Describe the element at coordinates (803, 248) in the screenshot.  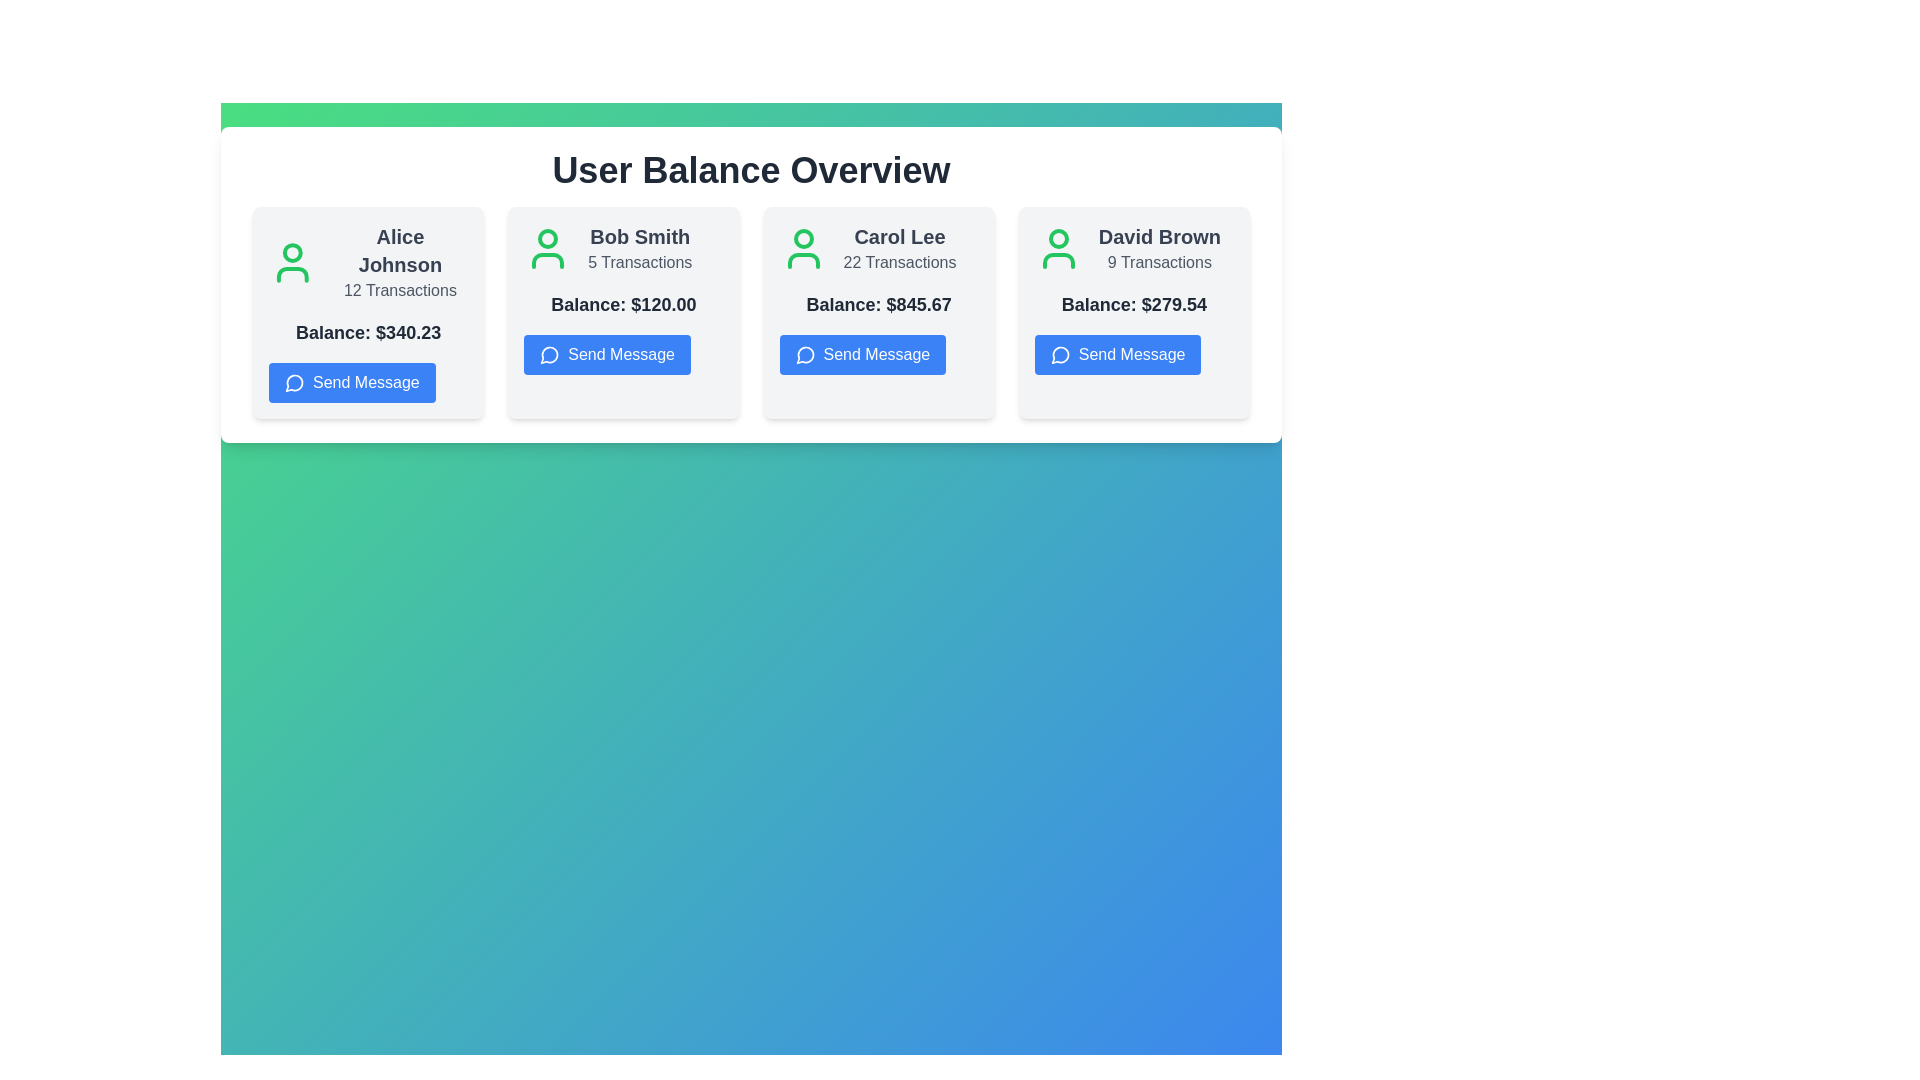
I see `the icon representing the user 'Carol Lee', located in the top left corner of her card, which is centered horizontally above the text 'Carol Lee' and '22 Transactions'` at that location.